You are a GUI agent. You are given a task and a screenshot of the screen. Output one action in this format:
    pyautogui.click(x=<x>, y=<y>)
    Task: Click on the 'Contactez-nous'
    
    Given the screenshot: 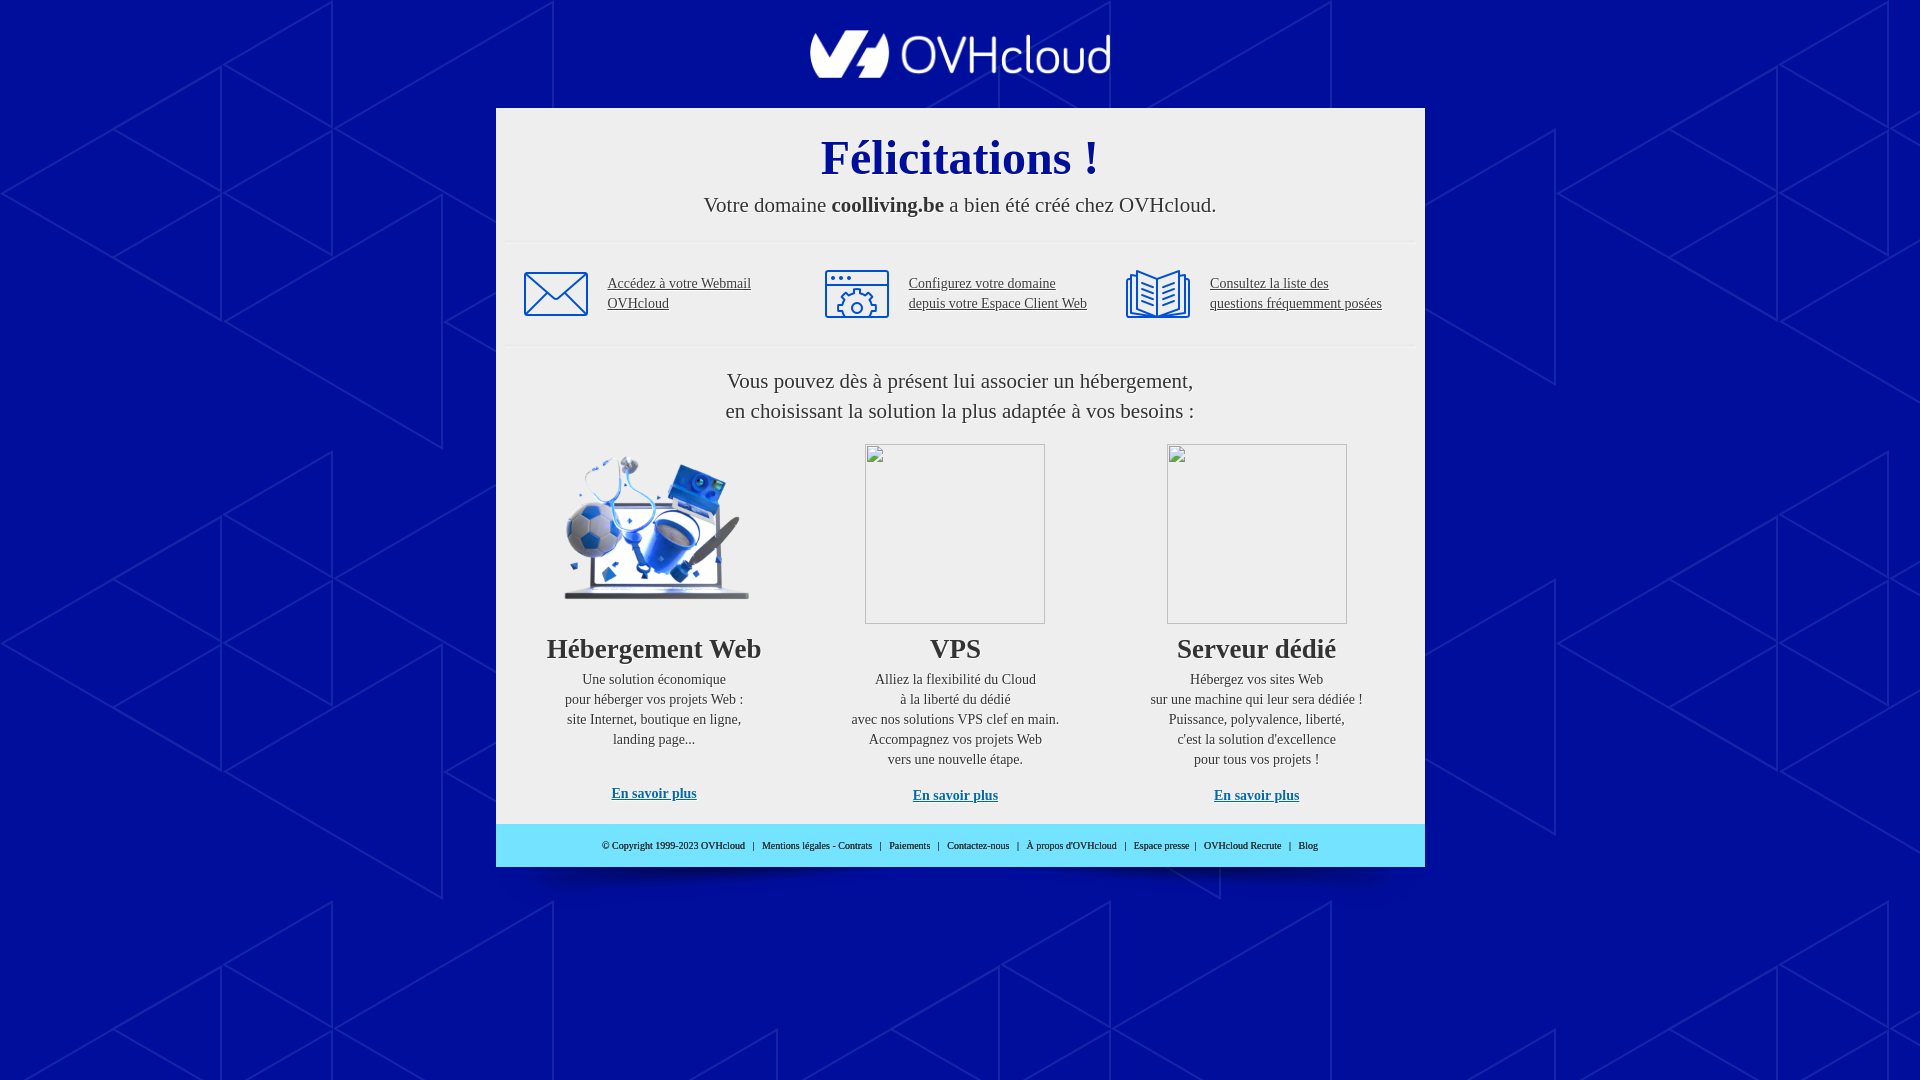 What is the action you would take?
    pyautogui.click(x=978, y=845)
    